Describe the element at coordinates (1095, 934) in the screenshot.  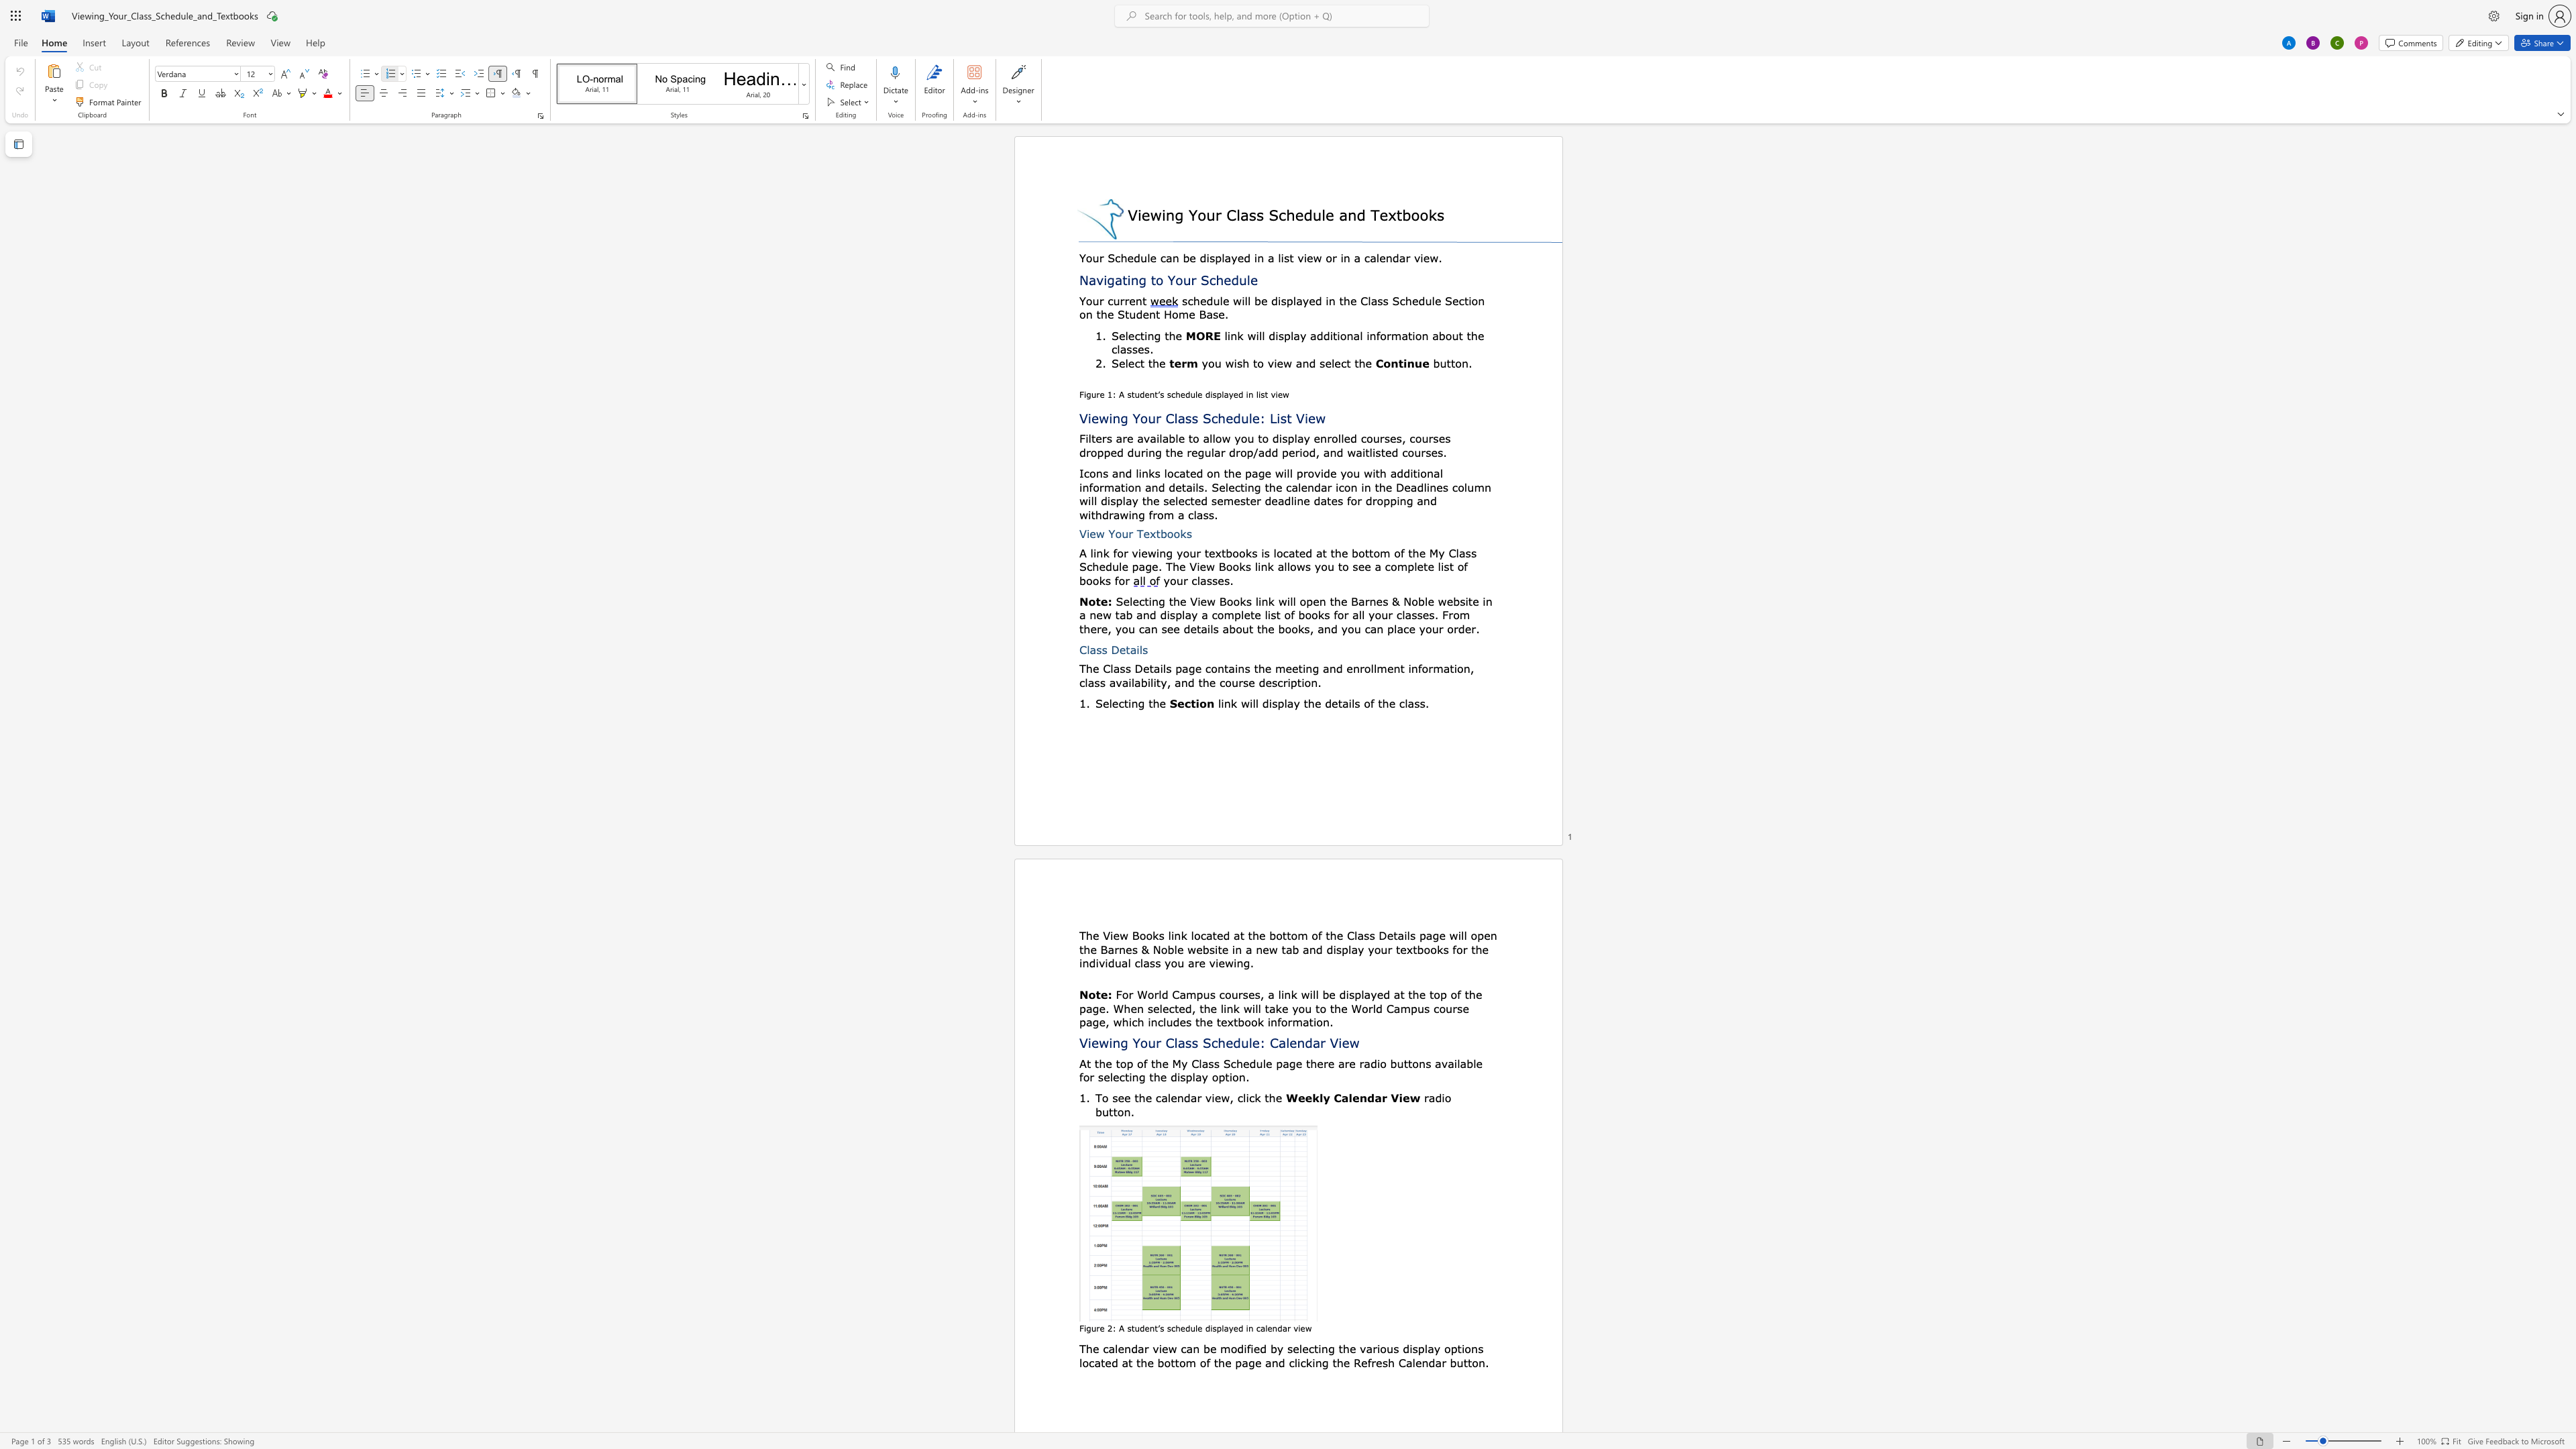
I see `the 1th character "e" in the text` at that location.